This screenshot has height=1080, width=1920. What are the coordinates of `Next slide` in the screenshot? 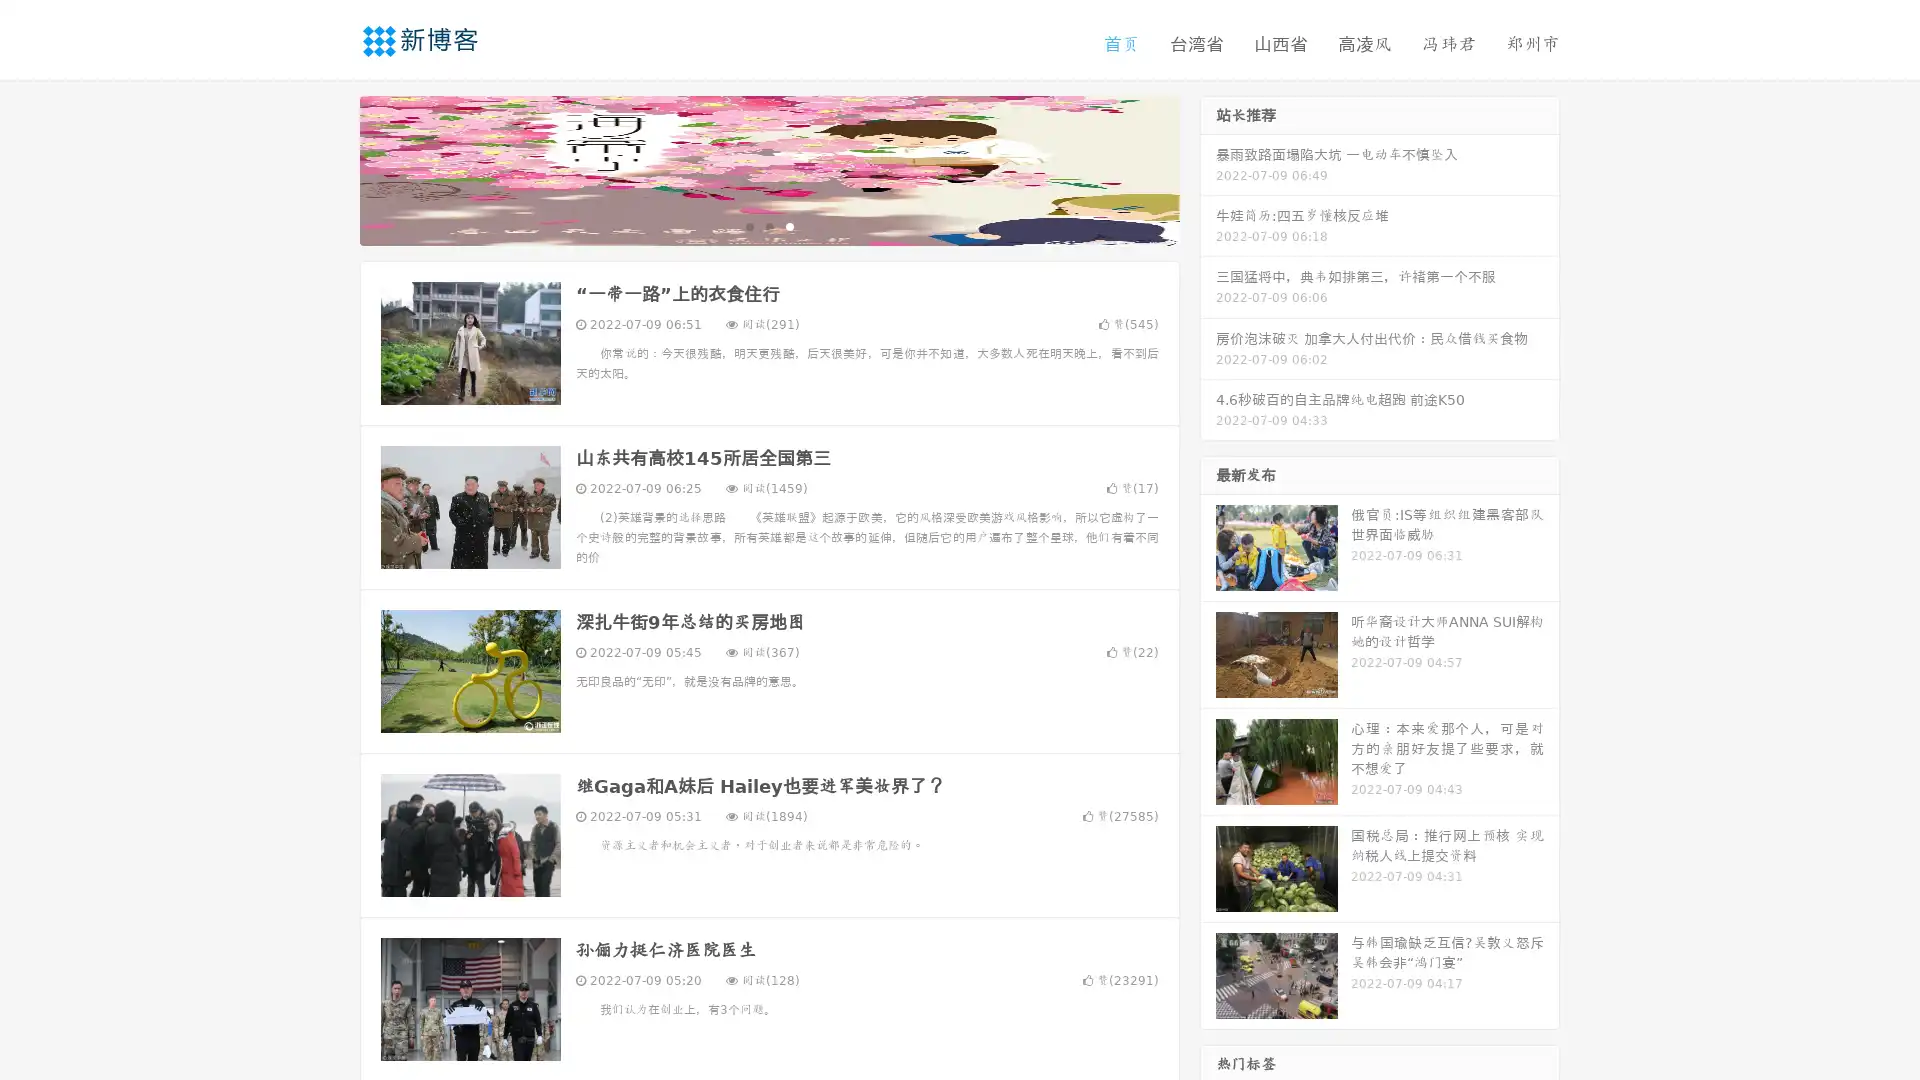 It's located at (1208, 168).